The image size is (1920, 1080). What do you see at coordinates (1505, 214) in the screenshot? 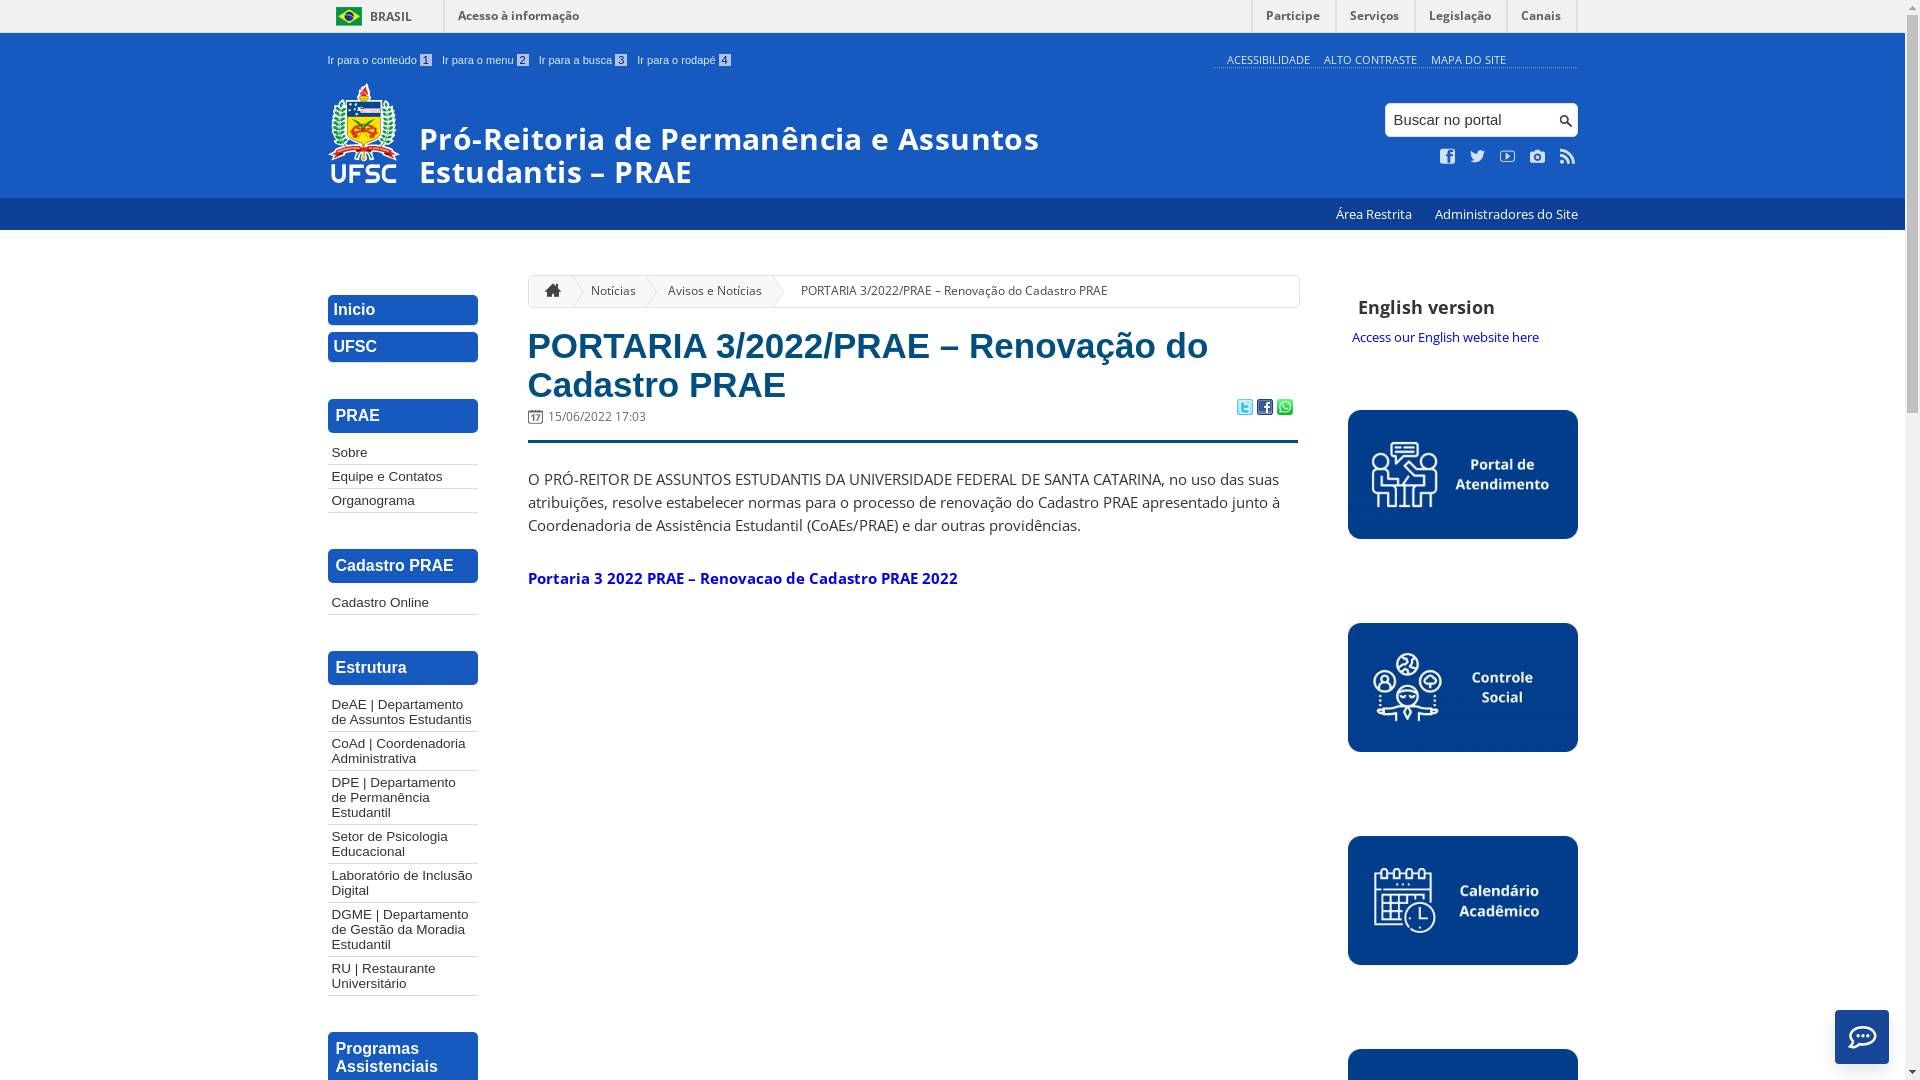
I see `'Administradores do Site'` at bounding box center [1505, 214].